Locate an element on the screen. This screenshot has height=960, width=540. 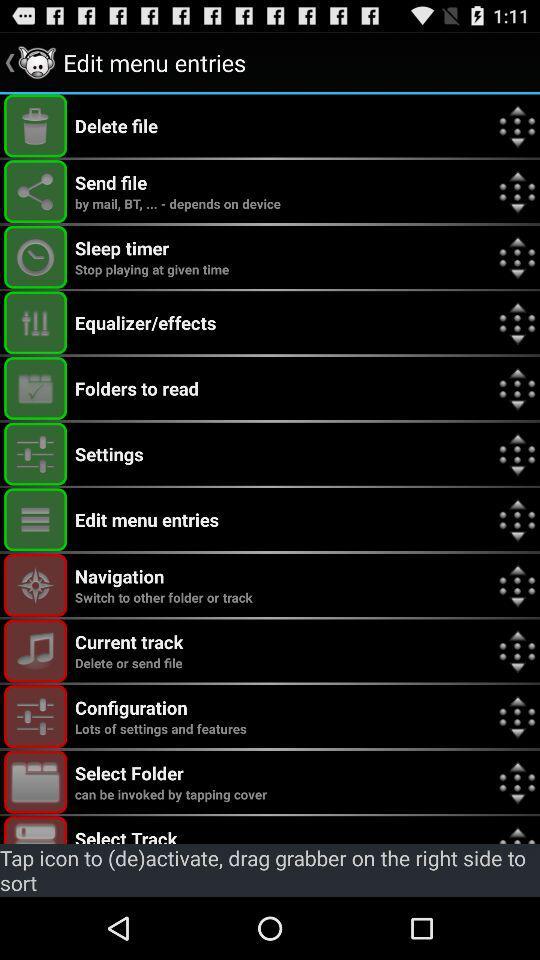
the navigation is located at coordinates (35, 585).